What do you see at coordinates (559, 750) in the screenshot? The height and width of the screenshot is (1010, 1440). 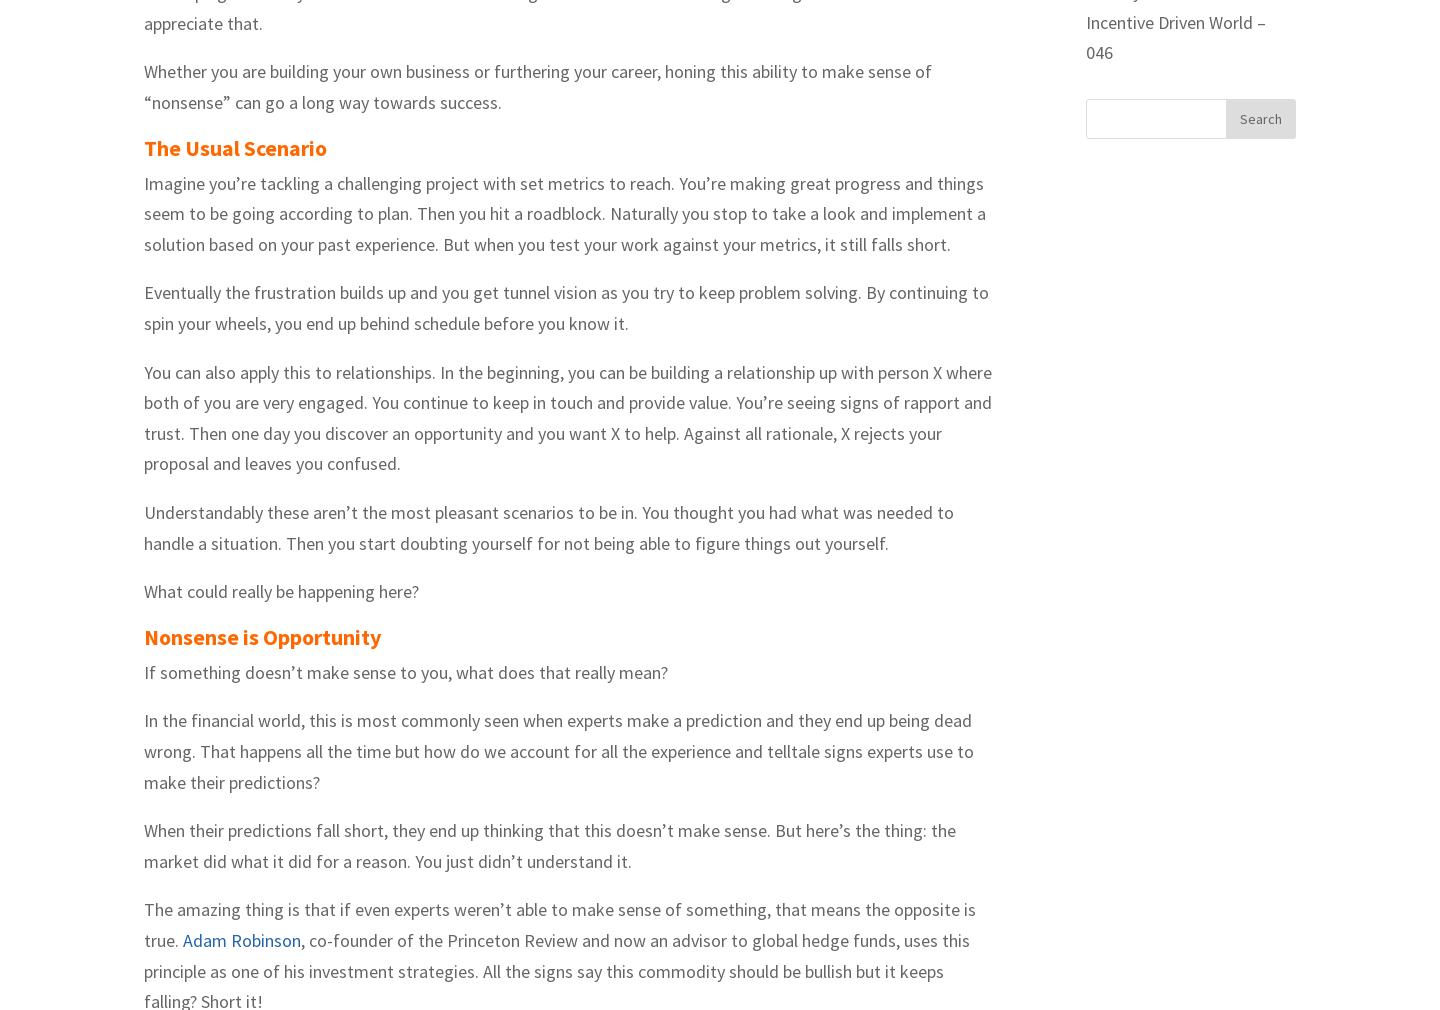 I see `'In the financial world, this is most commonly seen when experts make a prediction and they end up being dead wrong. That happens all the time but how do we account for all the experience and telltale signs experts use to make their predictions?'` at bounding box center [559, 750].